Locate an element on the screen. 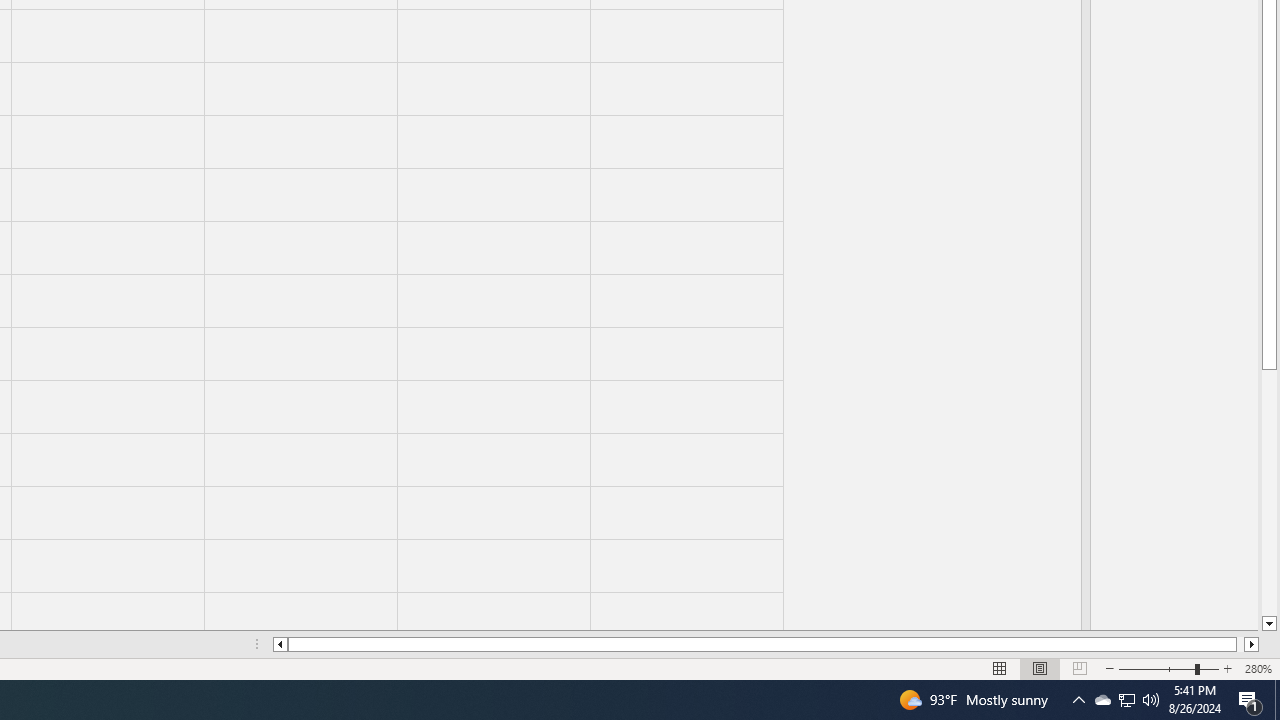  'Page Layout' is located at coordinates (1040, 669).